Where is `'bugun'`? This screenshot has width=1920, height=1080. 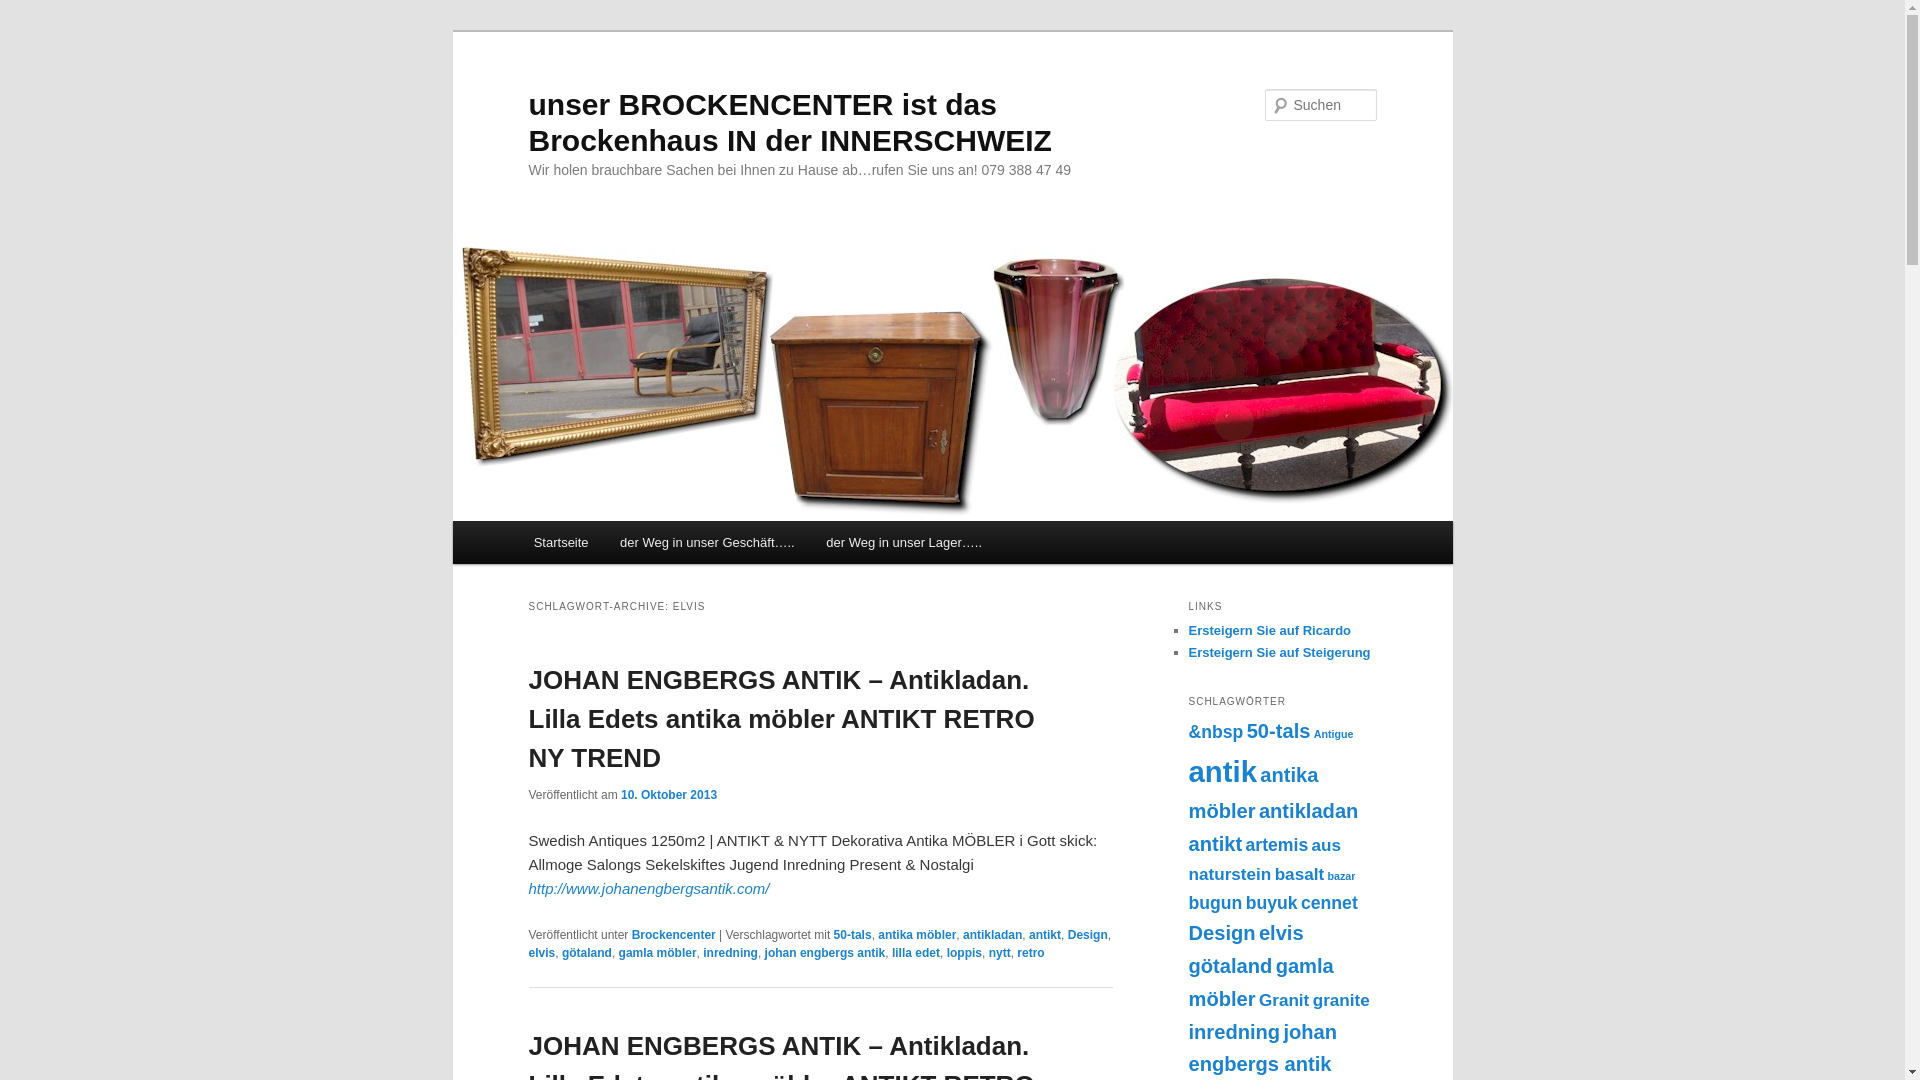
'bugun' is located at coordinates (1213, 902).